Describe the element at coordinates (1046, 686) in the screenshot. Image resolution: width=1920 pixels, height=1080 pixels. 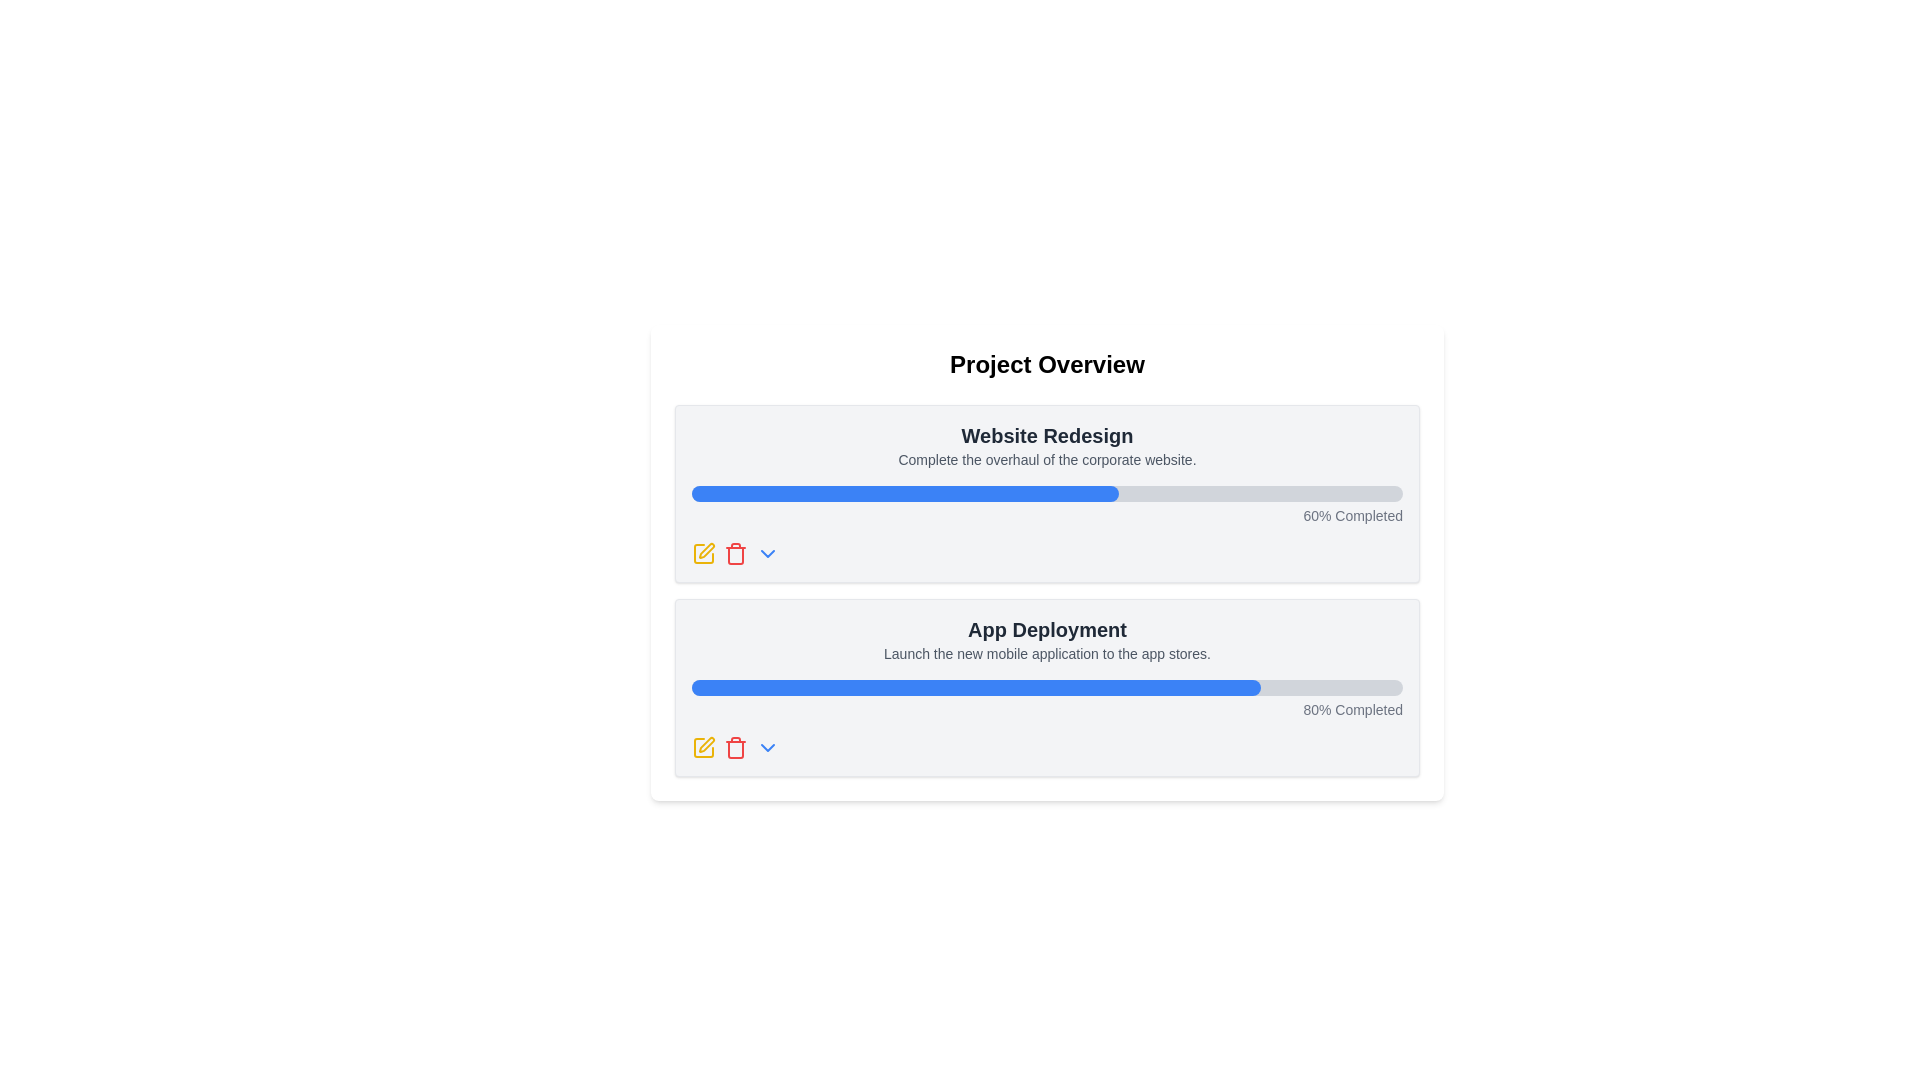
I see `the Progress Bar in the 'App Deployment' section, which visually represents 80% completion of a task` at that location.